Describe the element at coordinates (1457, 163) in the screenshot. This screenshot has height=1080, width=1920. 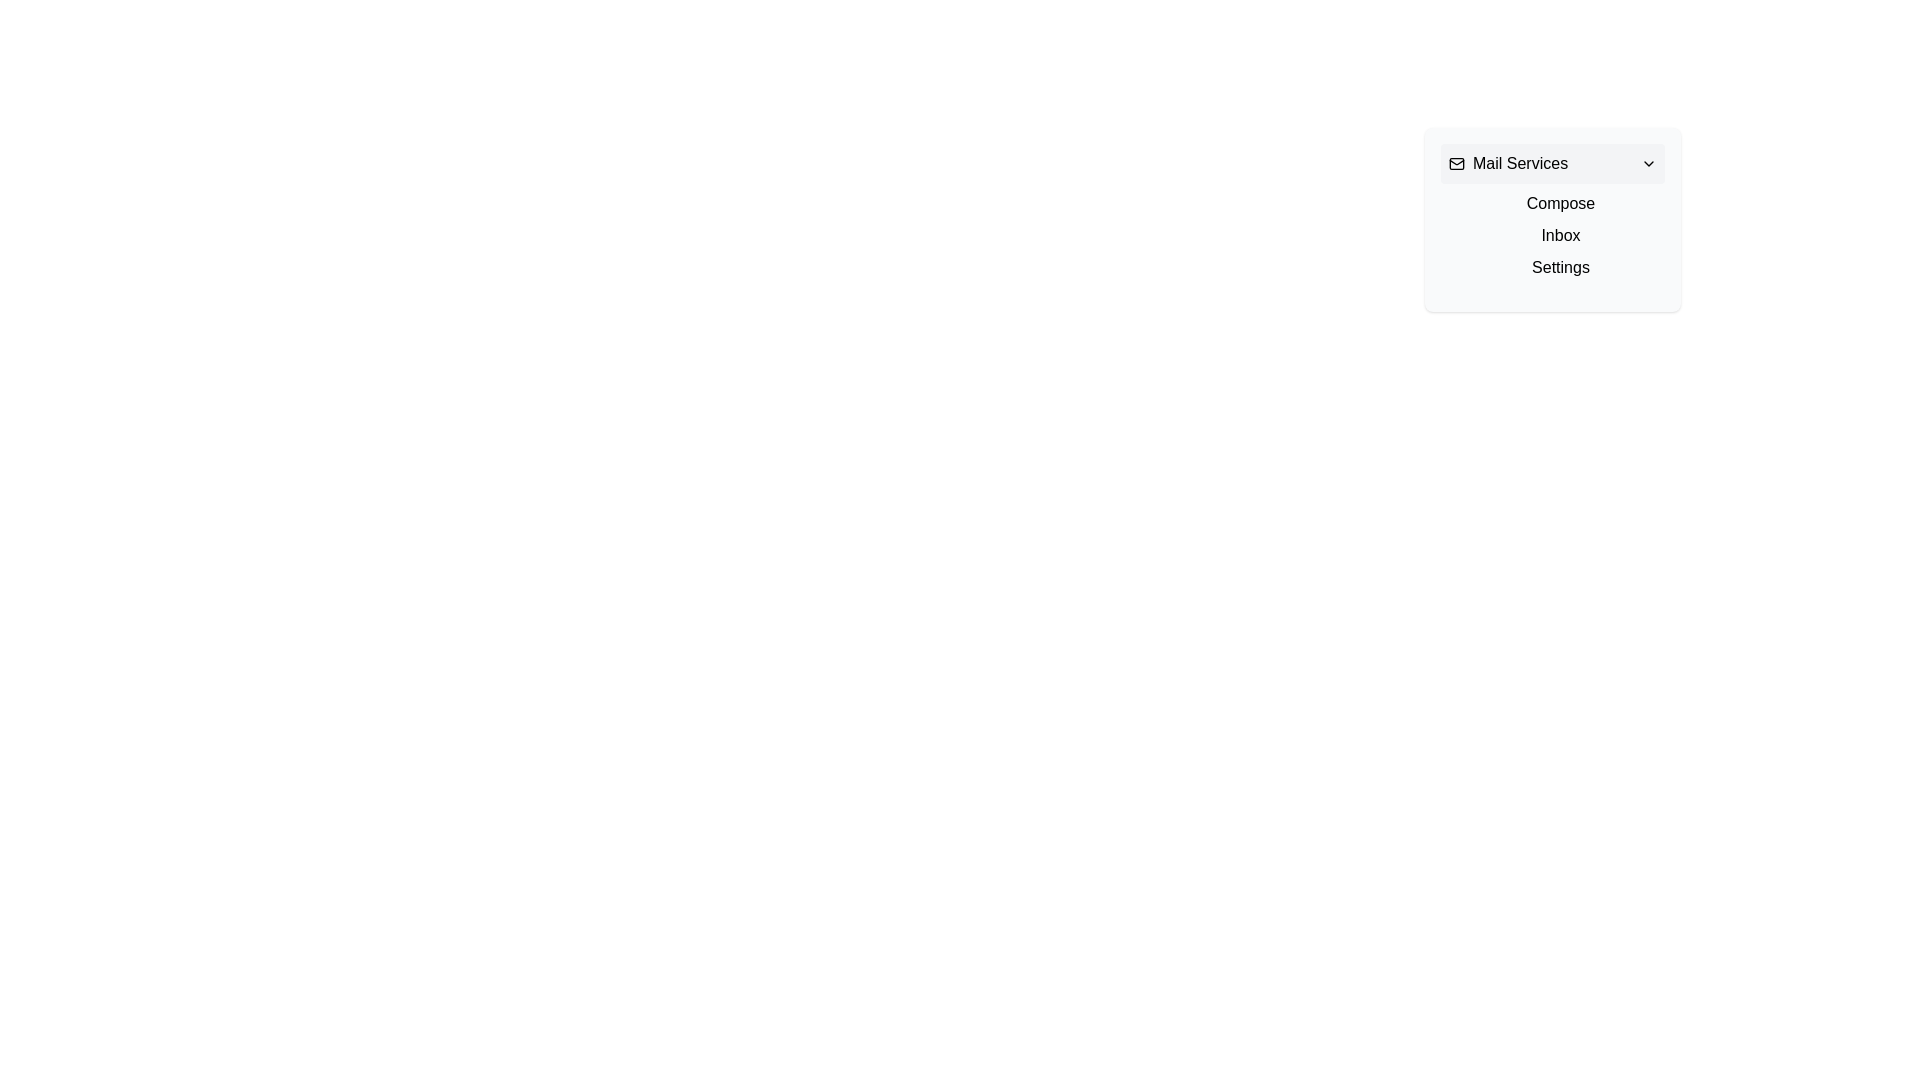
I see `the email icon located to the left of the 'Mail Services' label in the header section of the menu panel to understand its association` at that location.